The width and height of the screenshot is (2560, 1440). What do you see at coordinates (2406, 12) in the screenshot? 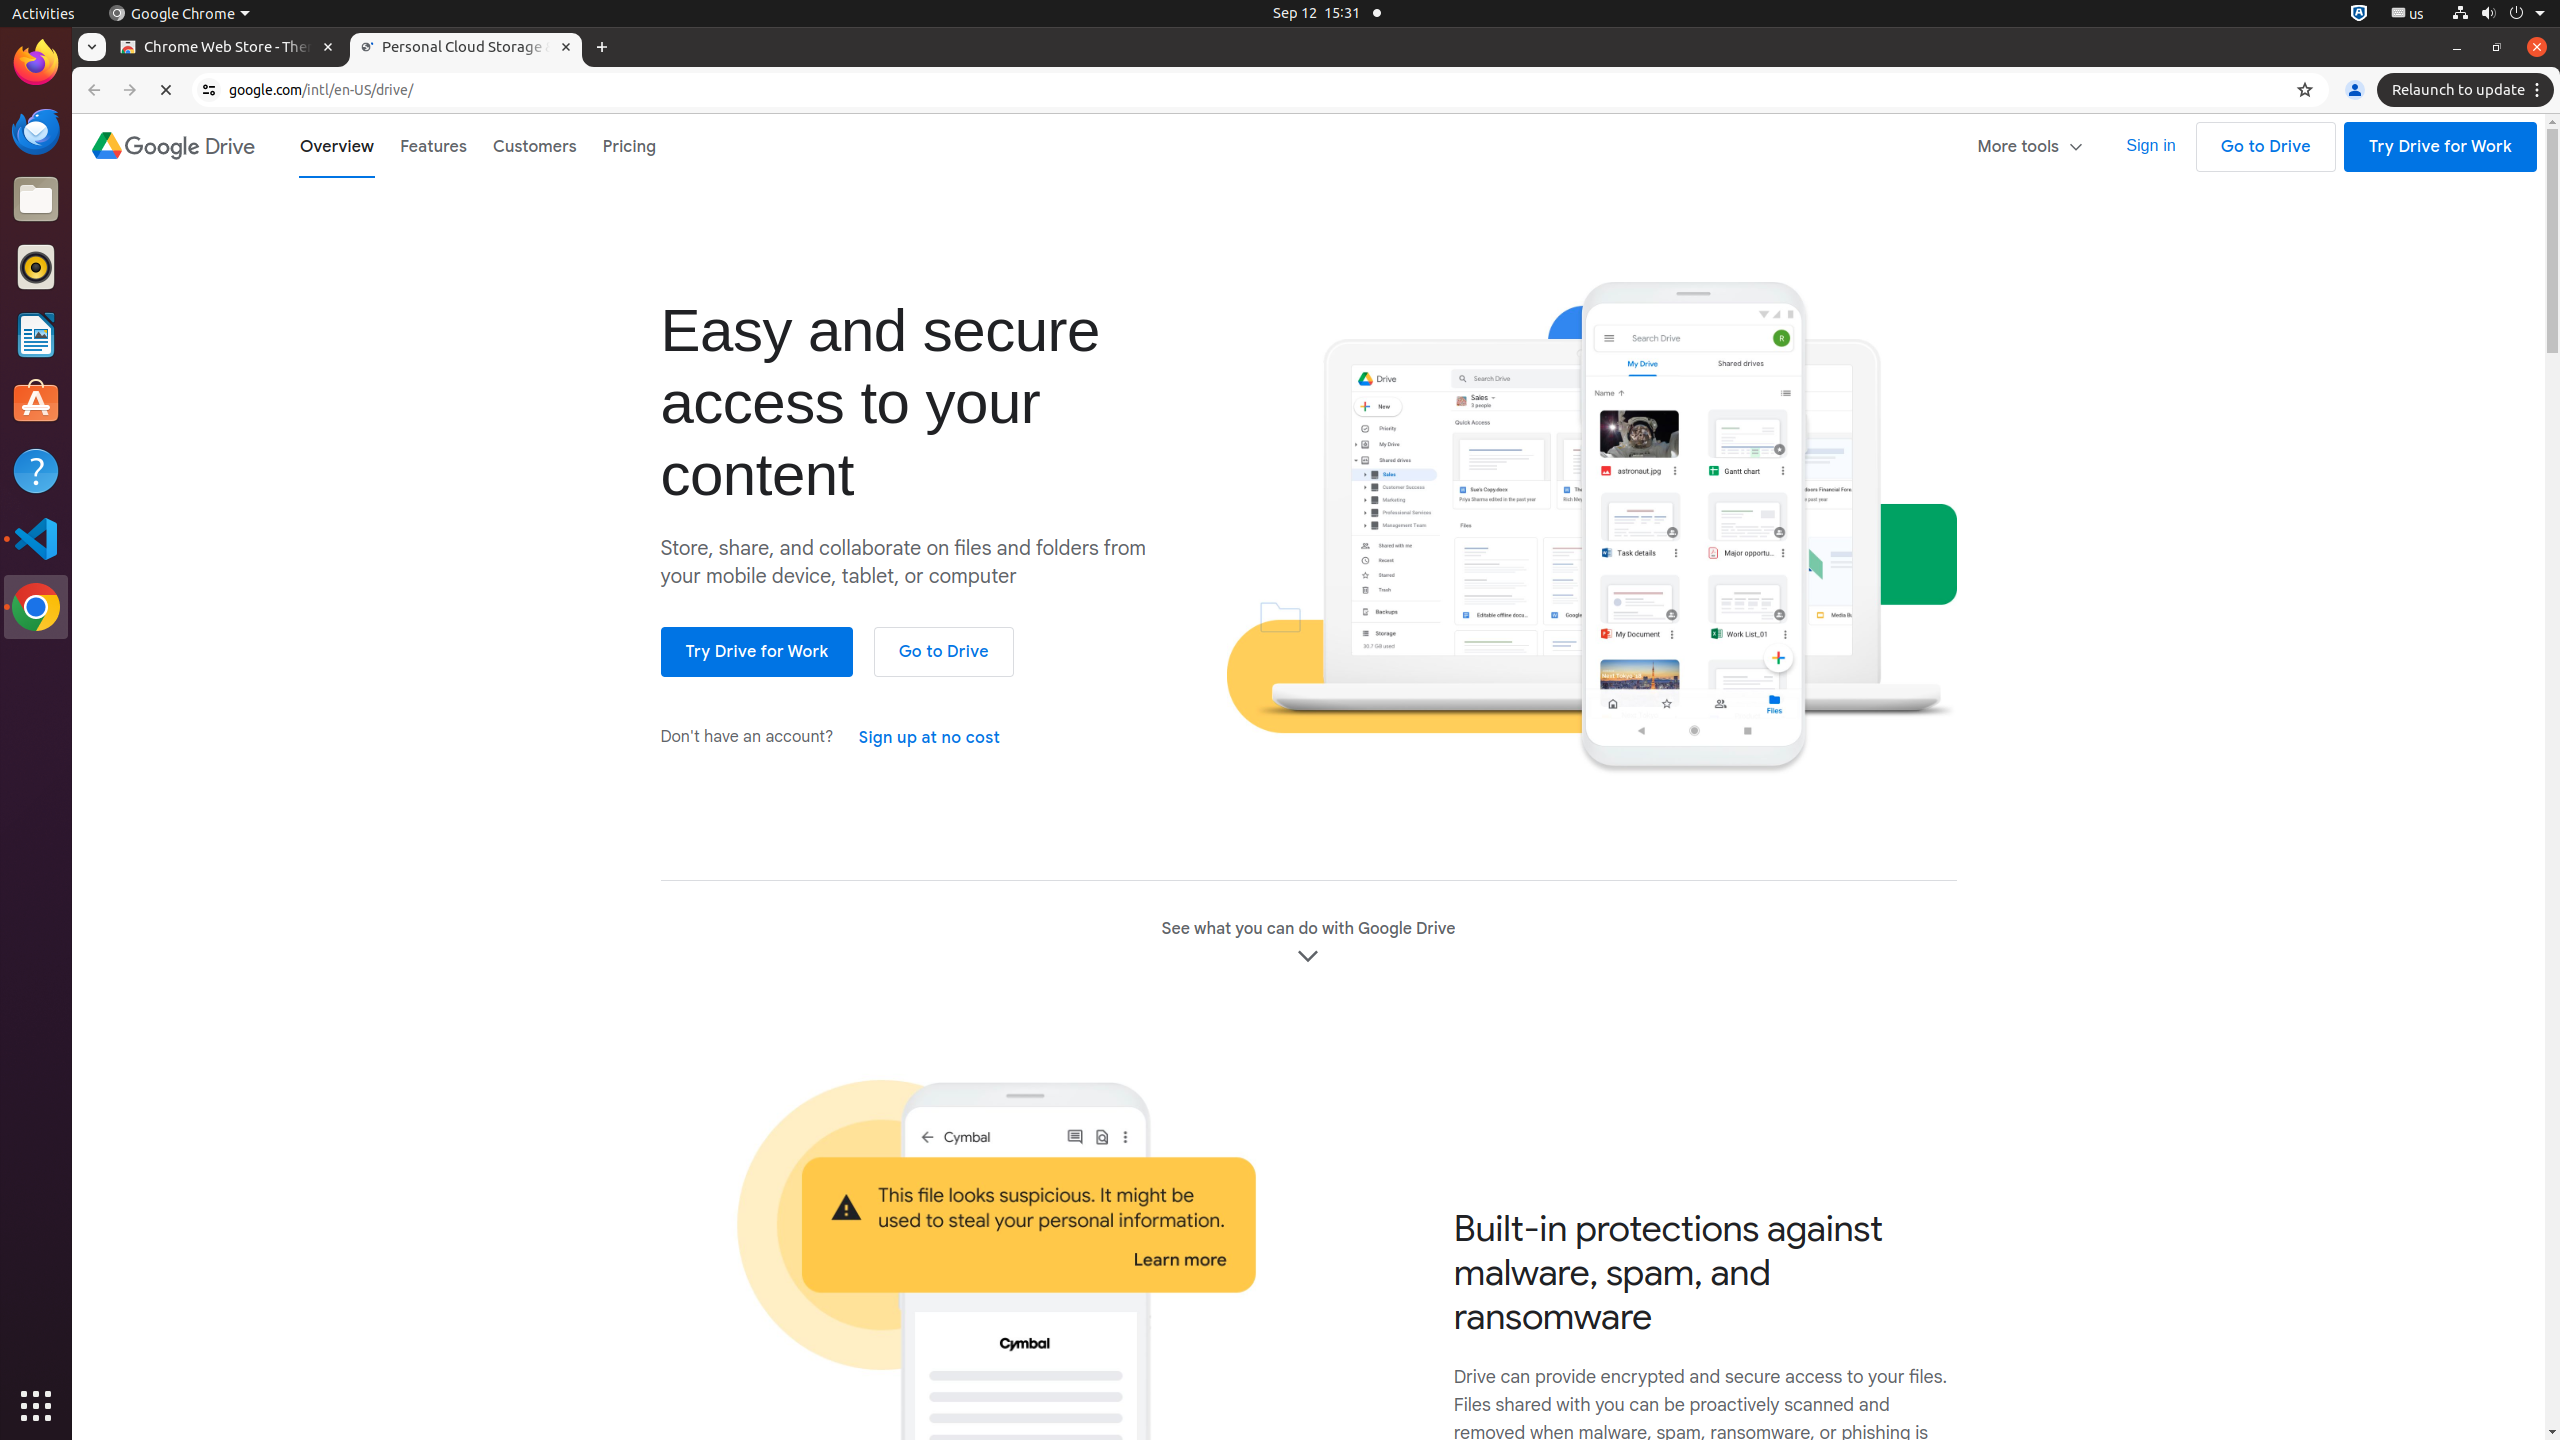
I see `':1.21/StatusNotifierItem'` at bounding box center [2406, 12].